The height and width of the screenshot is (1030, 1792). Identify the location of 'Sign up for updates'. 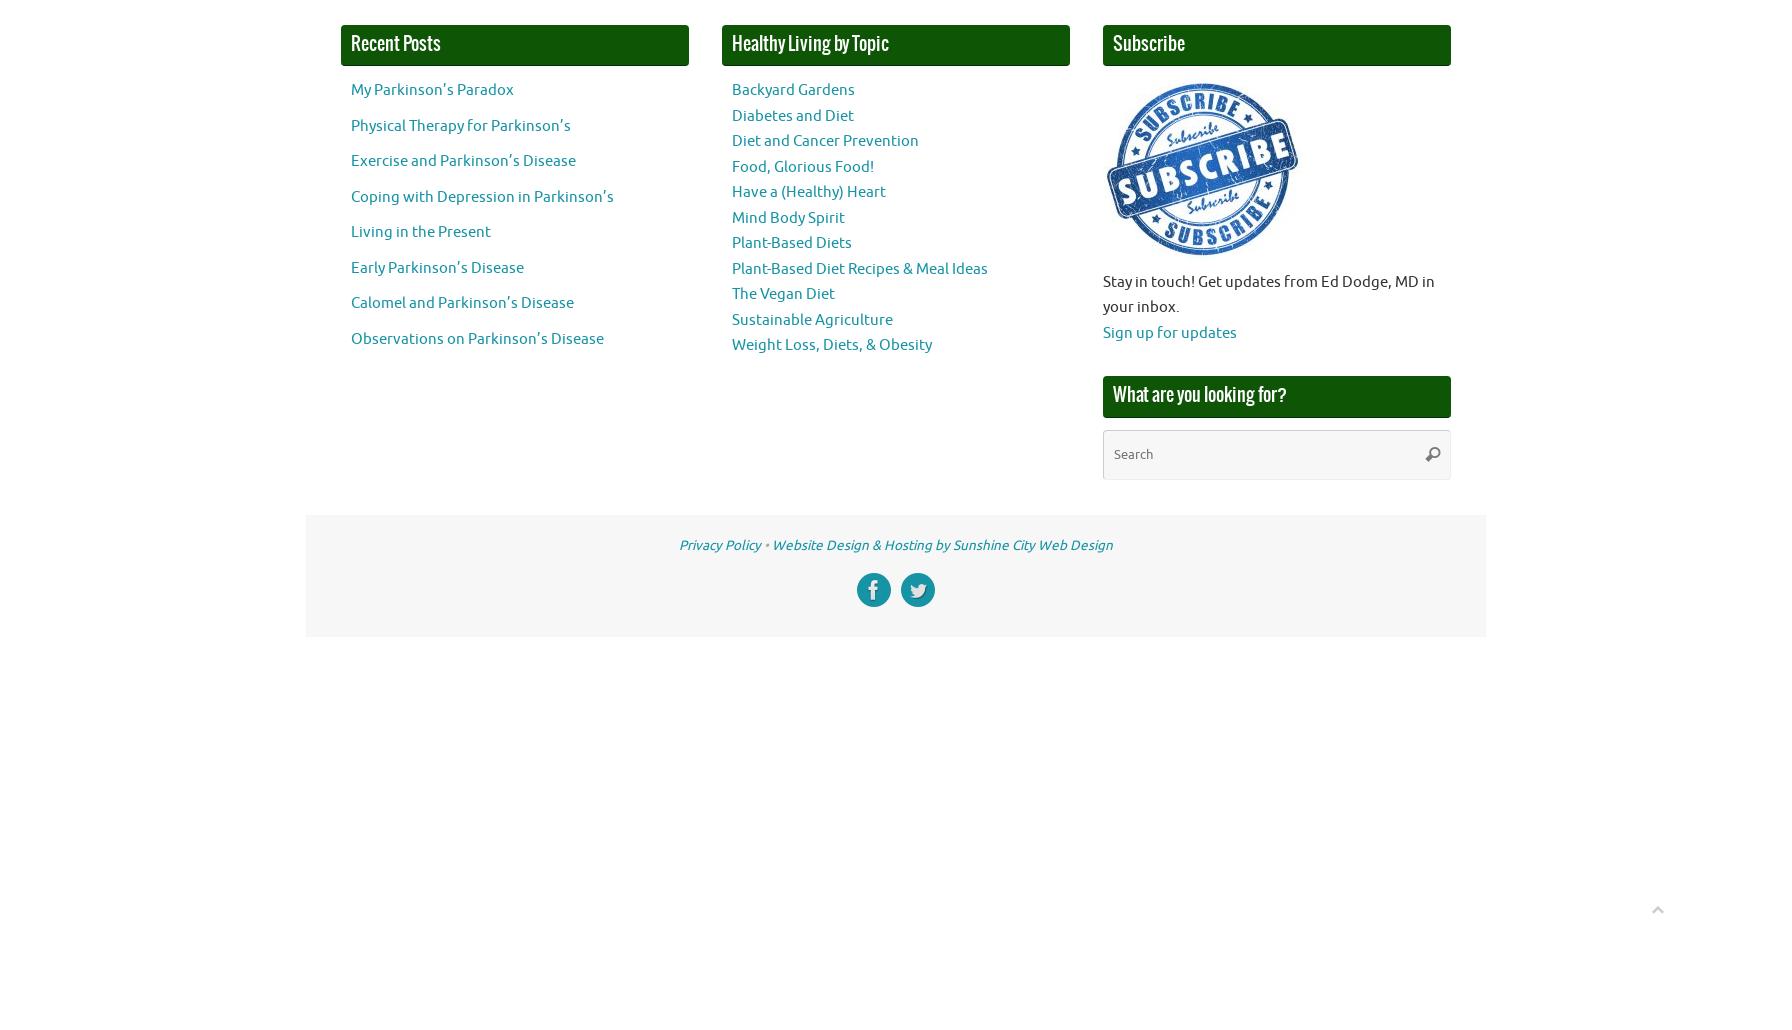
(1168, 331).